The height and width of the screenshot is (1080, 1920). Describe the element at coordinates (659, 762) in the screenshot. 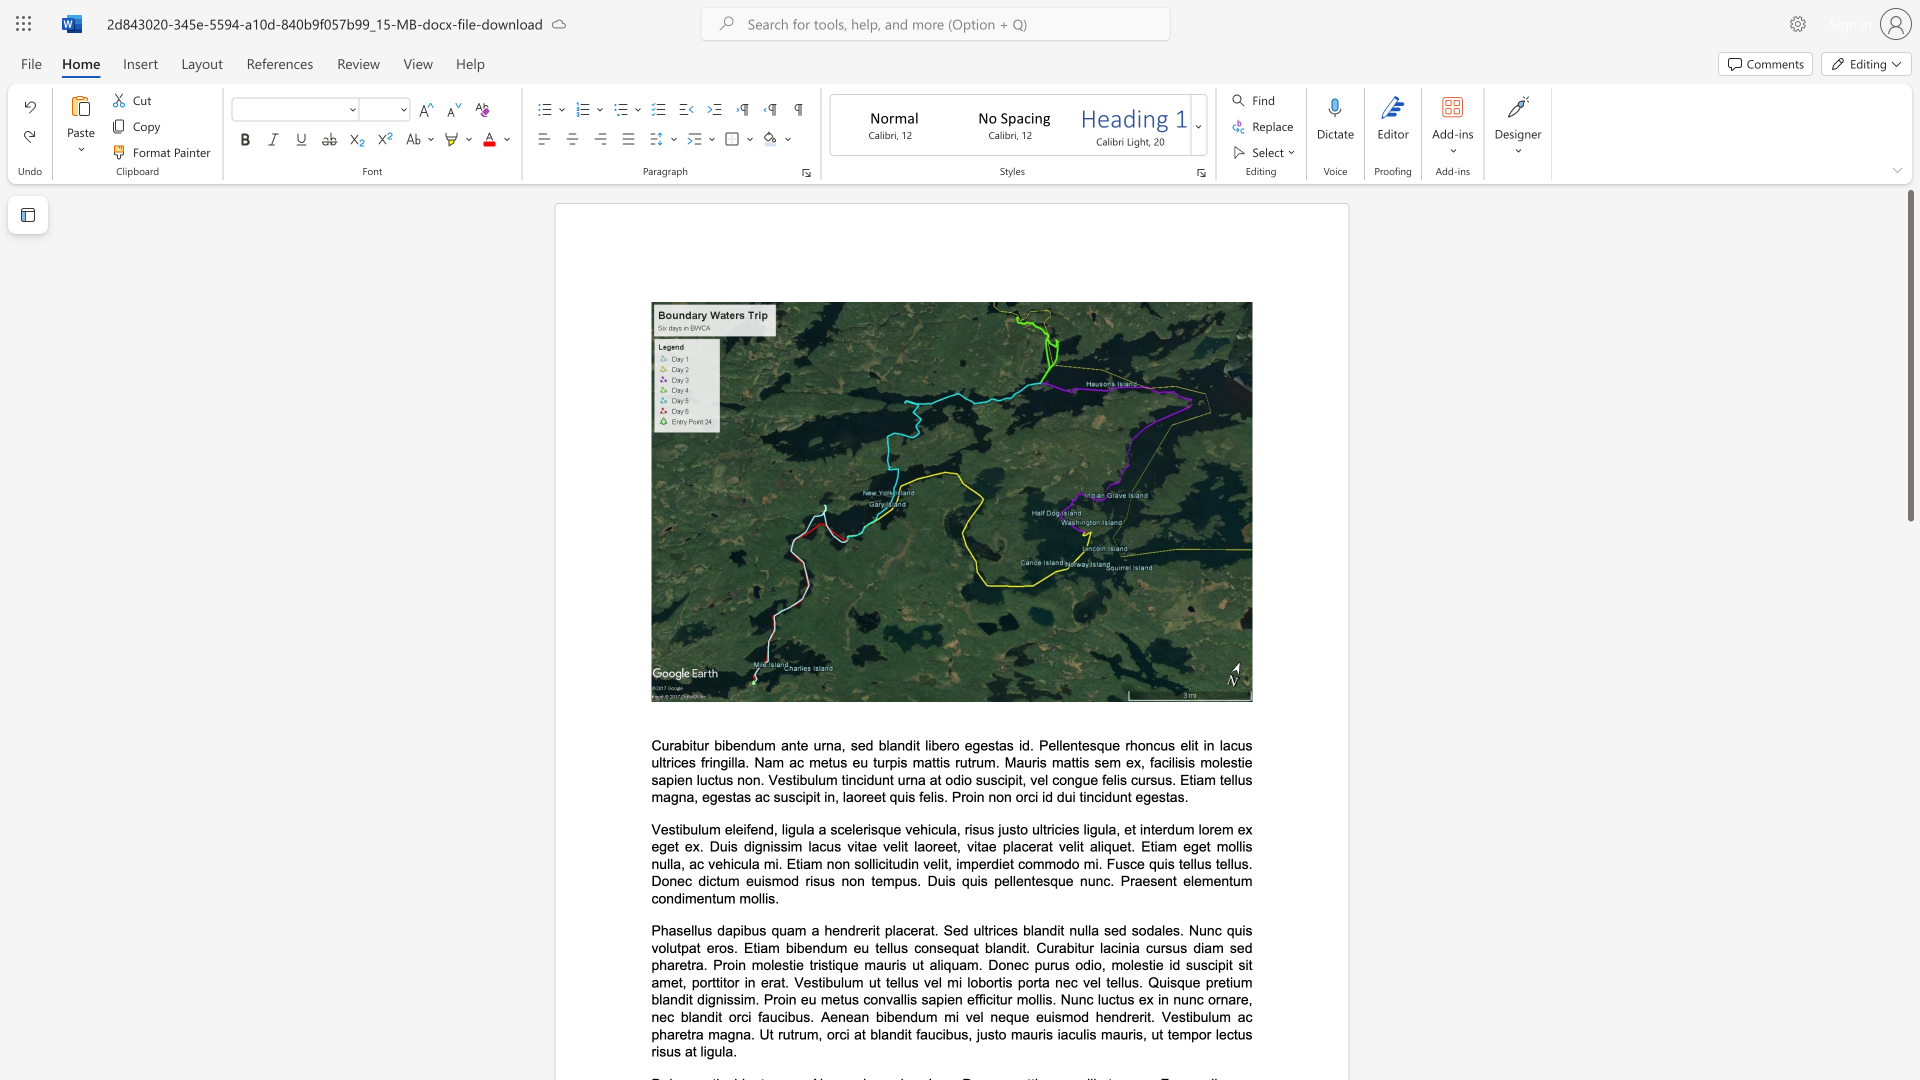

I see `the subset text "ltrices fringilla. Nam ac metus eu turpis mattis rutrum. Mauris mattis sem ex, facilisis molestie sapien luctus non. Vestibulum tincidunt urna at odio suscipit, vel congue felis cu" within the text "Curabitur bibendum ante urna, sed blandit libero egestas id. Pellentesque rhoncus elit in lacus ultrices fringilla. Nam ac metus eu turpis mattis rutrum. Mauris mattis sem ex, facilisis molestie sapien luctus non. Vestibulum tincidunt urna at odio suscipit, vel congue felis cursus. Etiam tellus magna, egestas ac suscipit in, laoreet quis felis. Proin non orci id dui tincidunt egestas."` at that location.